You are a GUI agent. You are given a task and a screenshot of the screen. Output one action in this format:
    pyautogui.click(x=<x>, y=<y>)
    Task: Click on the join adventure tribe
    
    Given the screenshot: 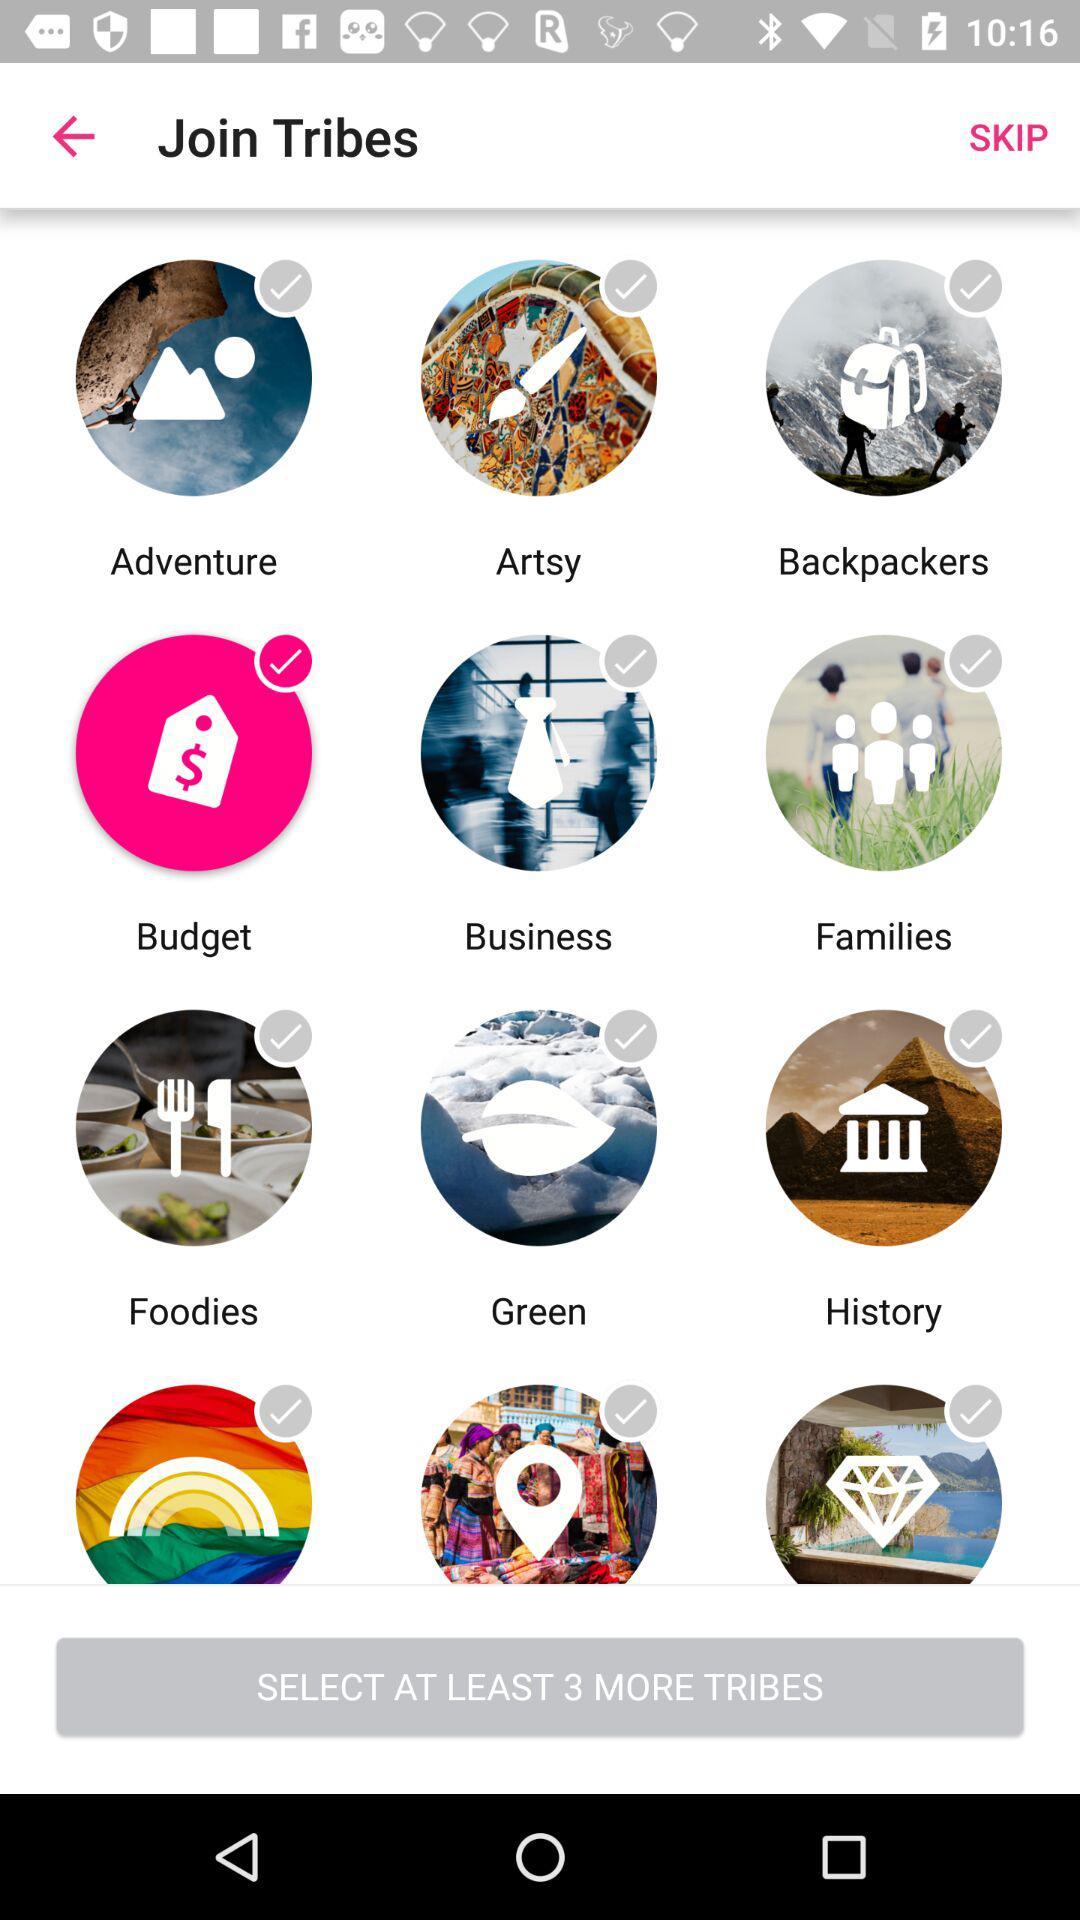 What is the action you would take?
    pyautogui.click(x=193, y=372)
    